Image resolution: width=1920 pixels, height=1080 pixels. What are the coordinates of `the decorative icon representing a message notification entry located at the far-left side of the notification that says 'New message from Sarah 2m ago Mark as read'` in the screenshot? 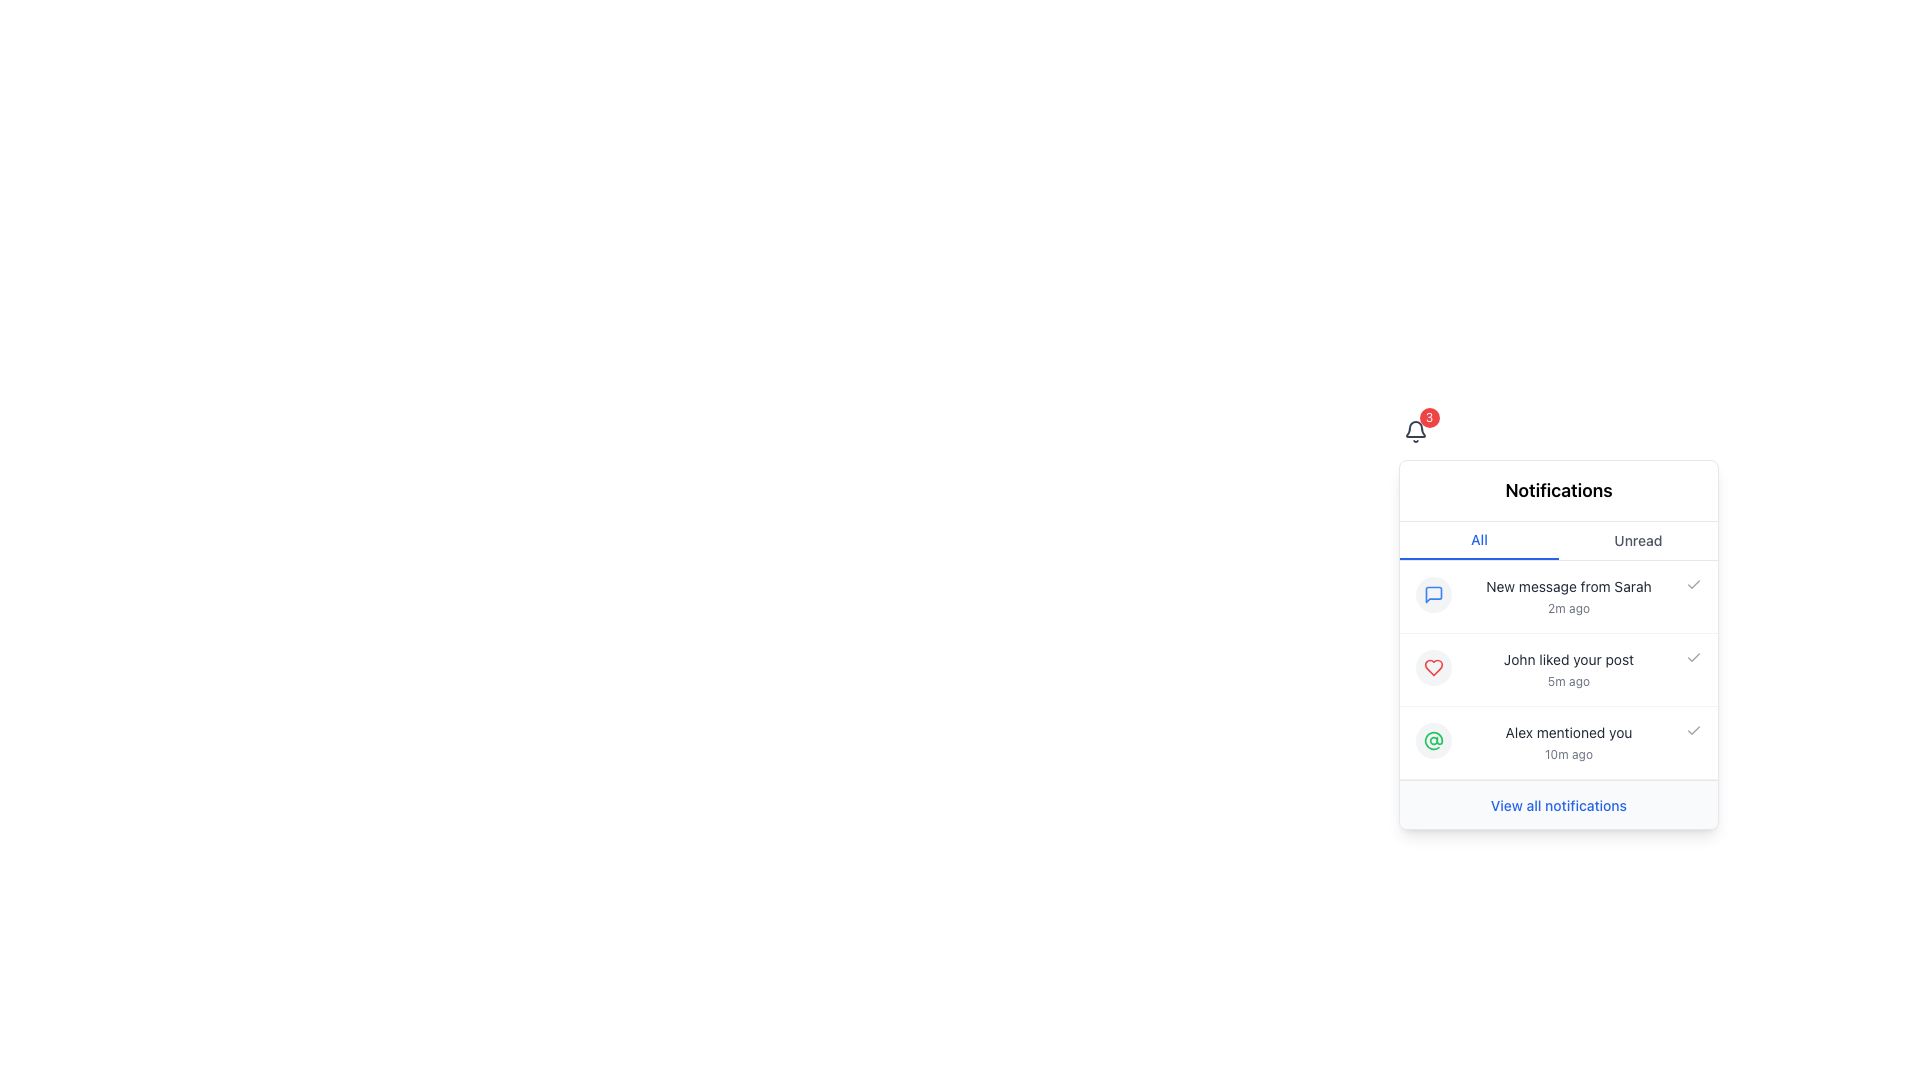 It's located at (1433, 593).